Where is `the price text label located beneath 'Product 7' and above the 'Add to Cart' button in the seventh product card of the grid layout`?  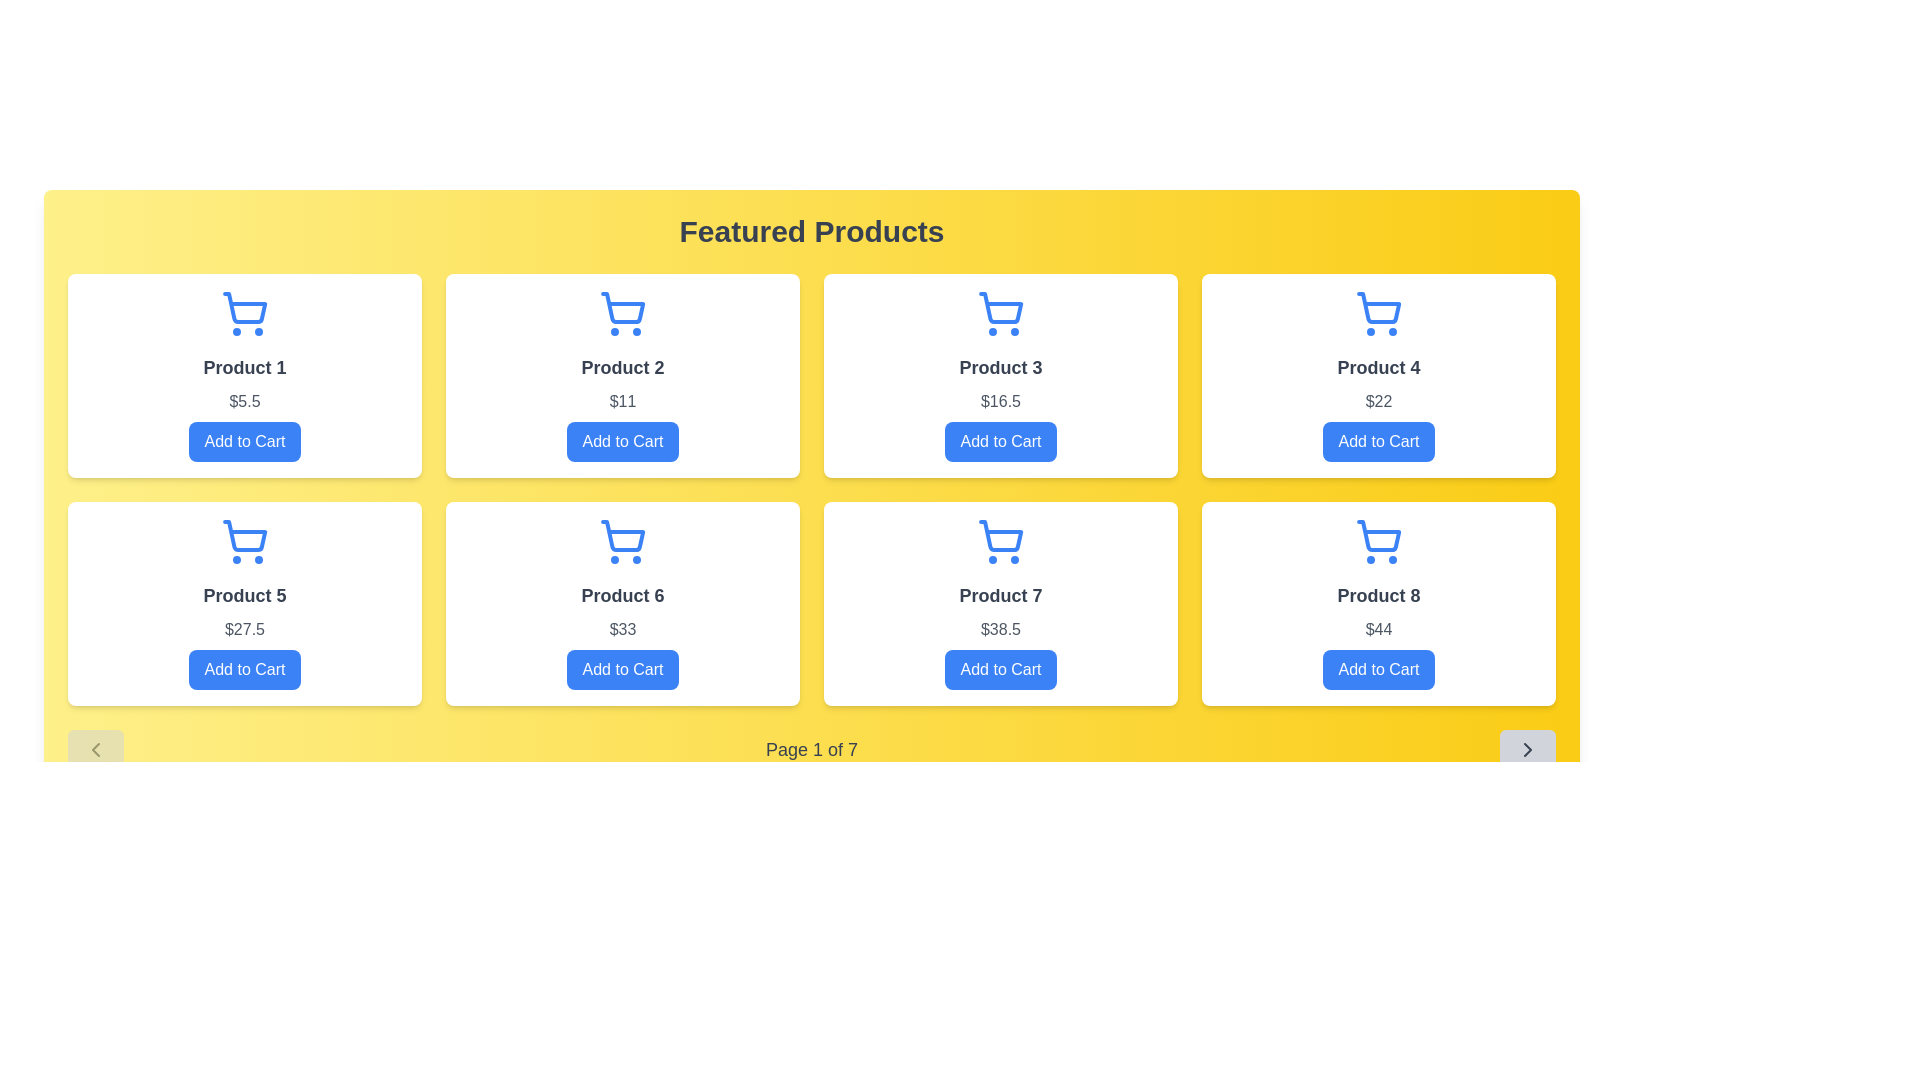 the price text label located beneath 'Product 7' and above the 'Add to Cart' button in the seventh product card of the grid layout is located at coordinates (1001, 628).